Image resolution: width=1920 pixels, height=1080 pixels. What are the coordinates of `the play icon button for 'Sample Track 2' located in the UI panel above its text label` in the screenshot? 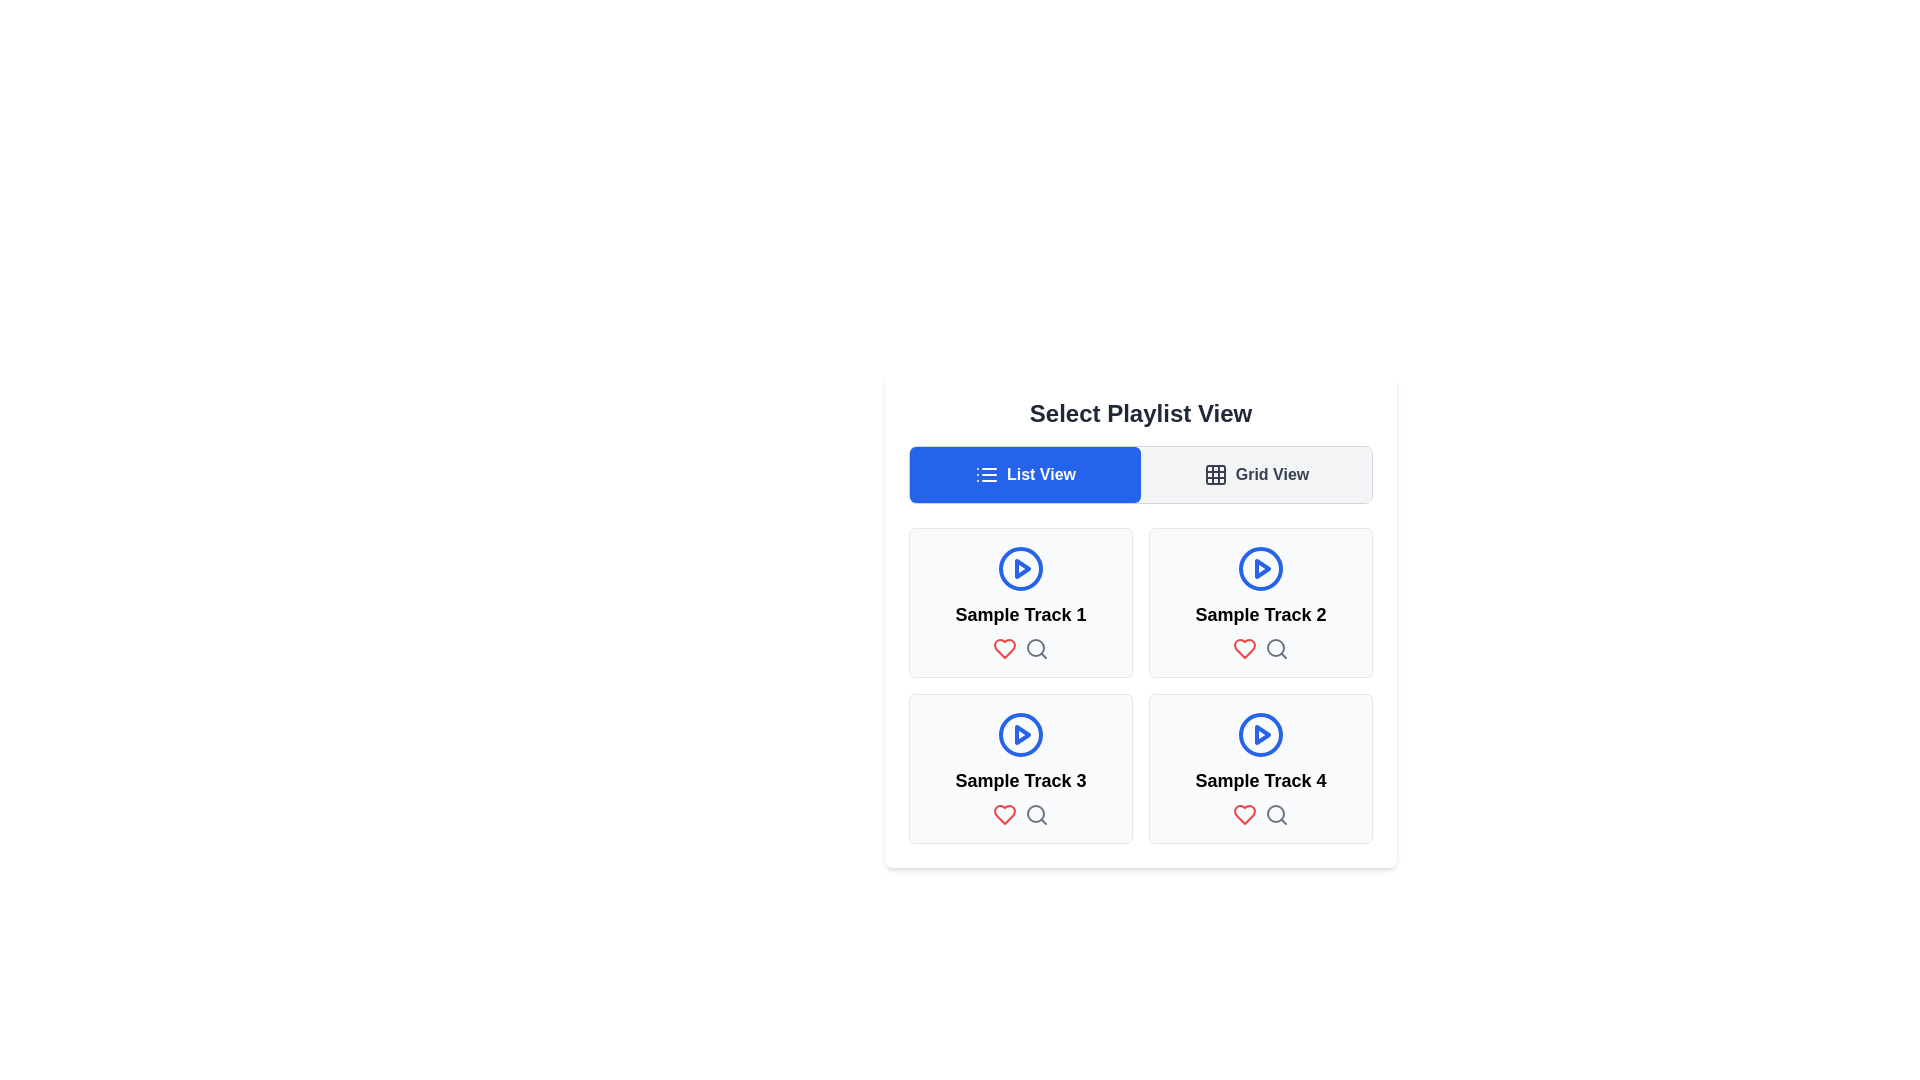 It's located at (1260, 569).